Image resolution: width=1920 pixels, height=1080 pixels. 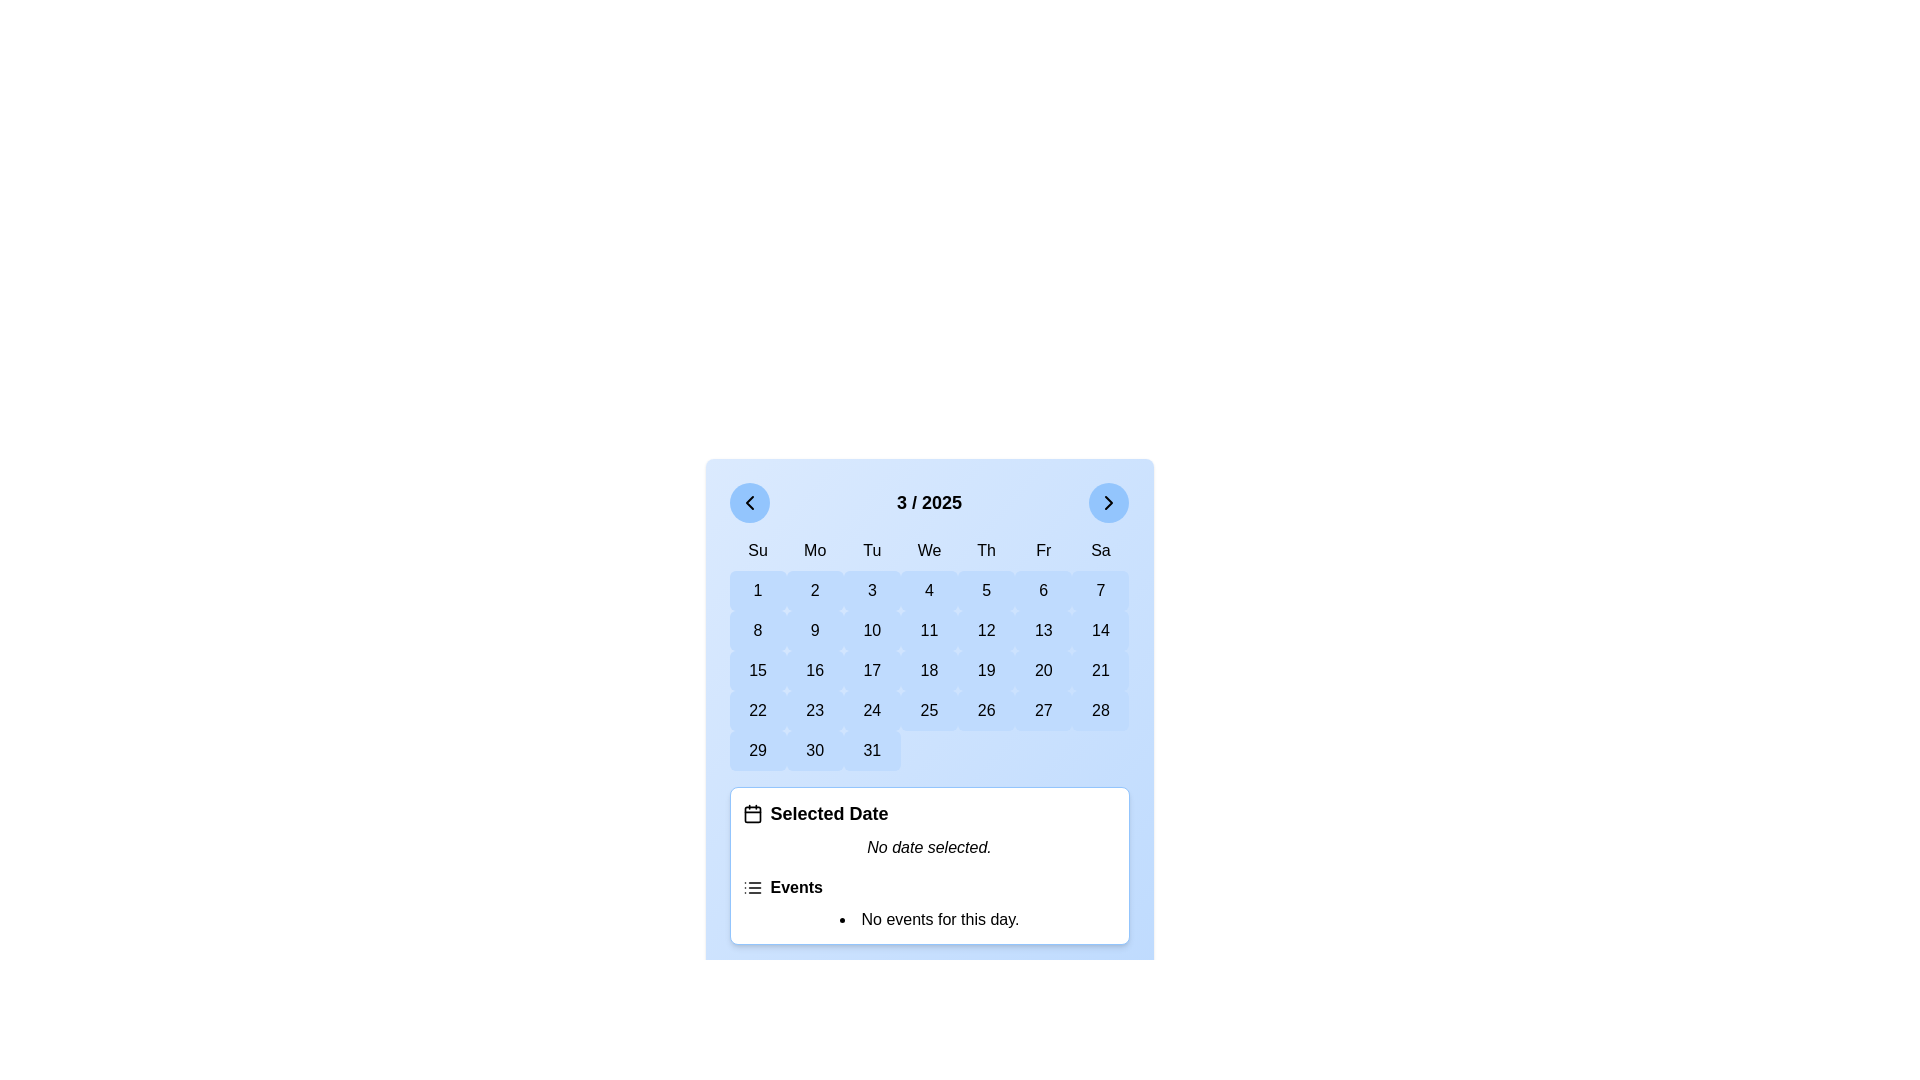 What do you see at coordinates (1099, 671) in the screenshot?
I see `the button labeled '21' in the calendar grid for March 2025` at bounding box center [1099, 671].